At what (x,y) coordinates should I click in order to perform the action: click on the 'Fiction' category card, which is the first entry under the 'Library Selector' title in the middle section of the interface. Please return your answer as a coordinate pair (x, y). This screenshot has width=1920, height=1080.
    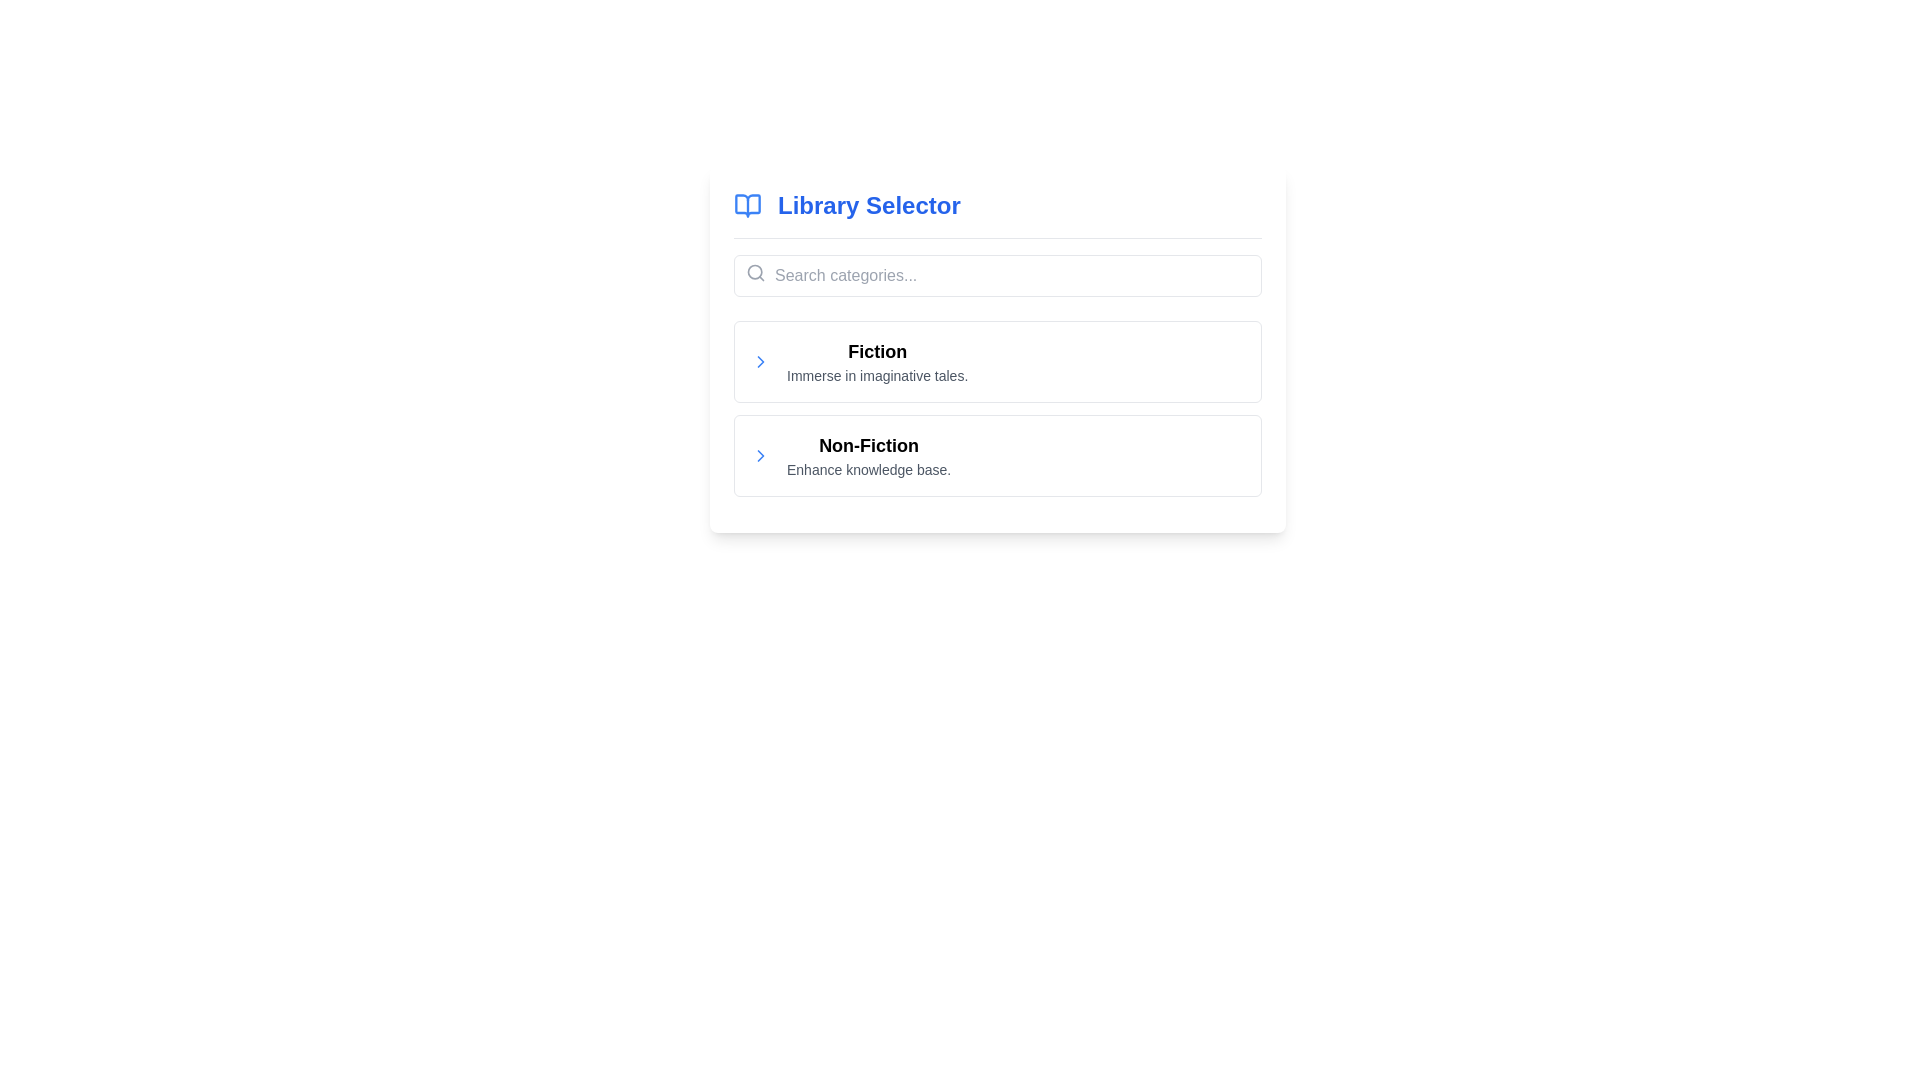
    Looking at the image, I should click on (998, 362).